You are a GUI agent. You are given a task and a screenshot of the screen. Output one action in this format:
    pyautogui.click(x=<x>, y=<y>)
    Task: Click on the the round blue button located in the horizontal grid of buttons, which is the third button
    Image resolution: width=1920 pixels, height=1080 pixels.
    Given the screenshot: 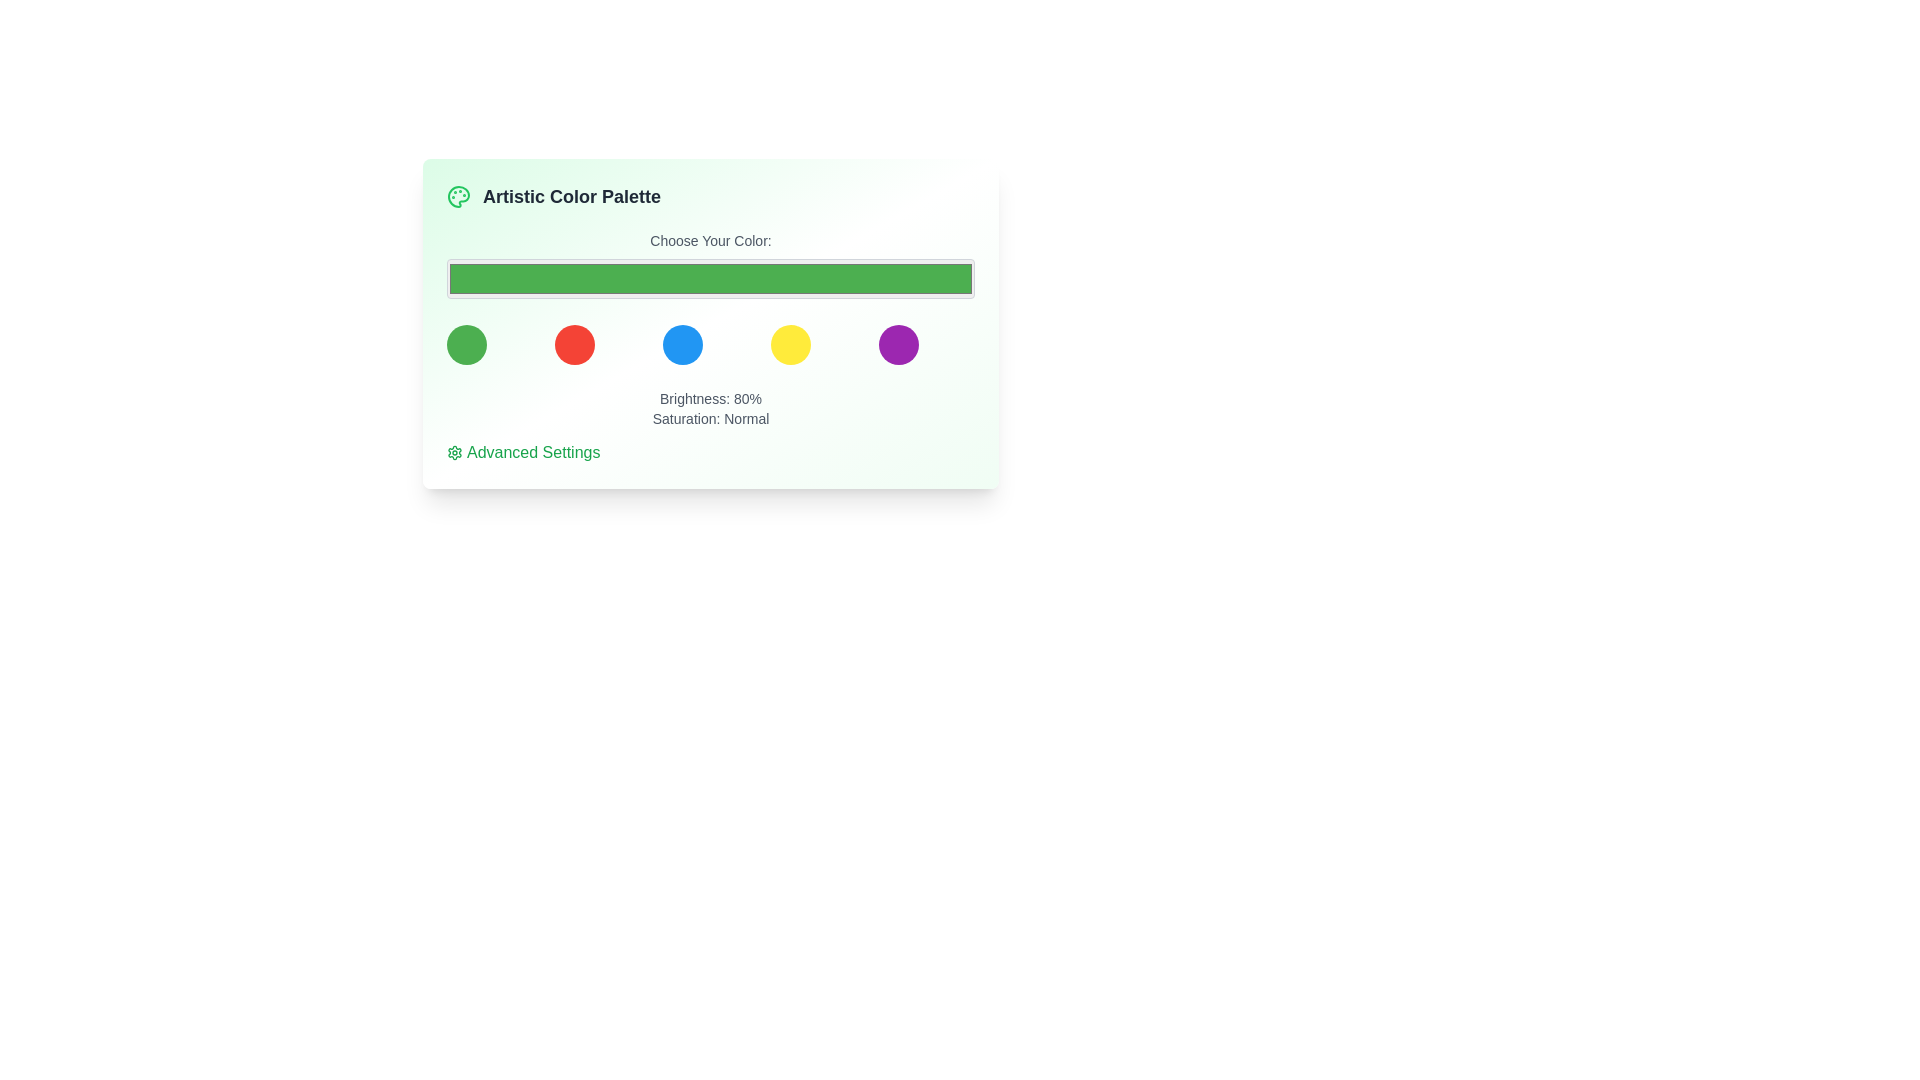 What is the action you would take?
    pyautogui.click(x=682, y=343)
    